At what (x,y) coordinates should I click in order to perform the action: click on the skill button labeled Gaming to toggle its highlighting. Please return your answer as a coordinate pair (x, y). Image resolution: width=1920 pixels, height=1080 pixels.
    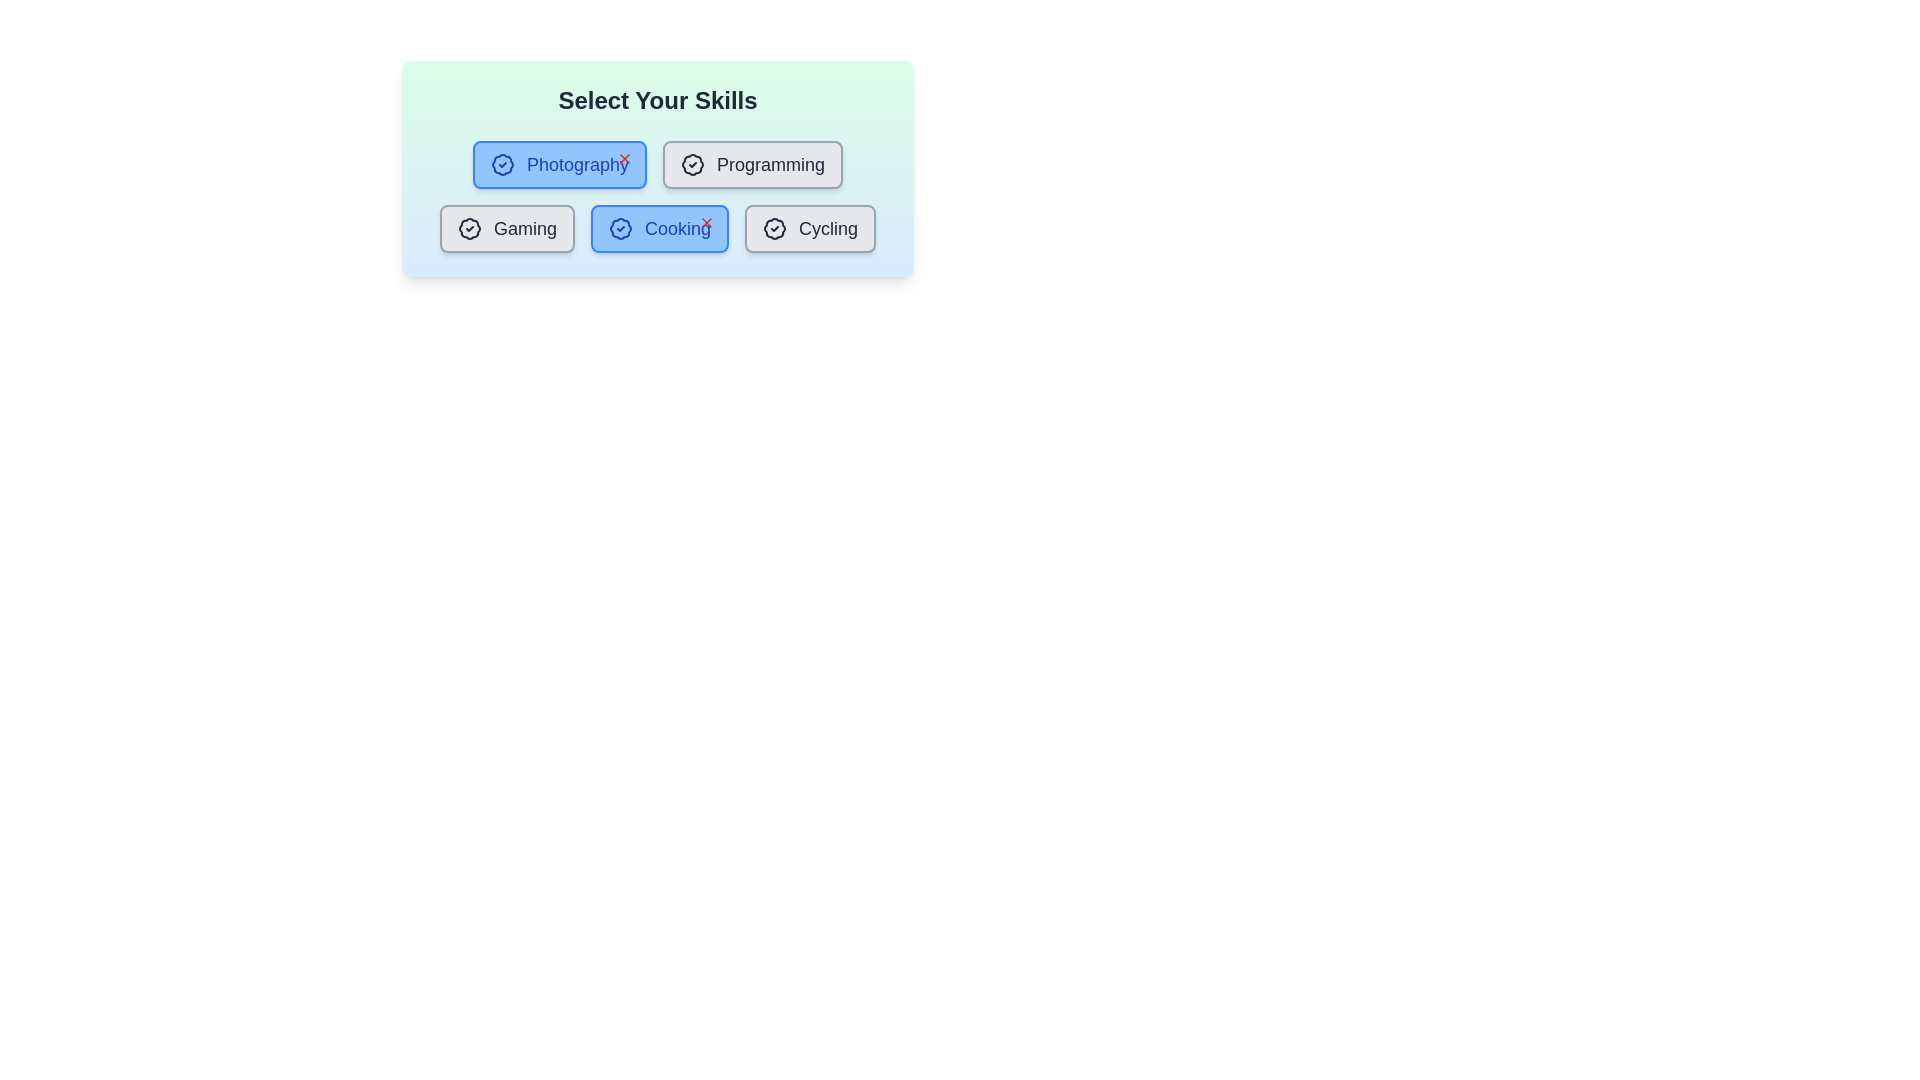
    Looking at the image, I should click on (507, 227).